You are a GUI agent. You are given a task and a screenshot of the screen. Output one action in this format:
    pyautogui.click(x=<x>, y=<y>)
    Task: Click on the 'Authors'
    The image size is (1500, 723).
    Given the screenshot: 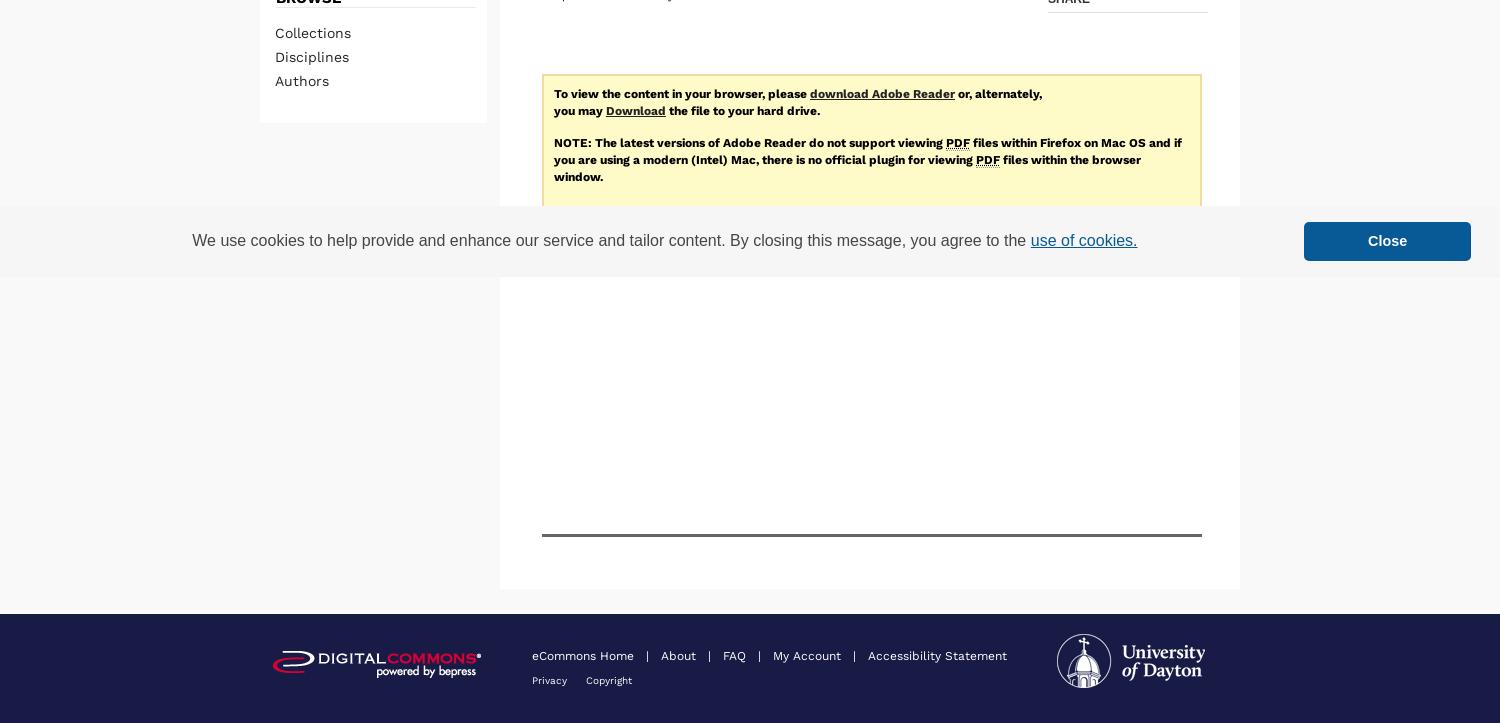 What is the action you would take?
    pyautogui.click(x=301, y=79)
    